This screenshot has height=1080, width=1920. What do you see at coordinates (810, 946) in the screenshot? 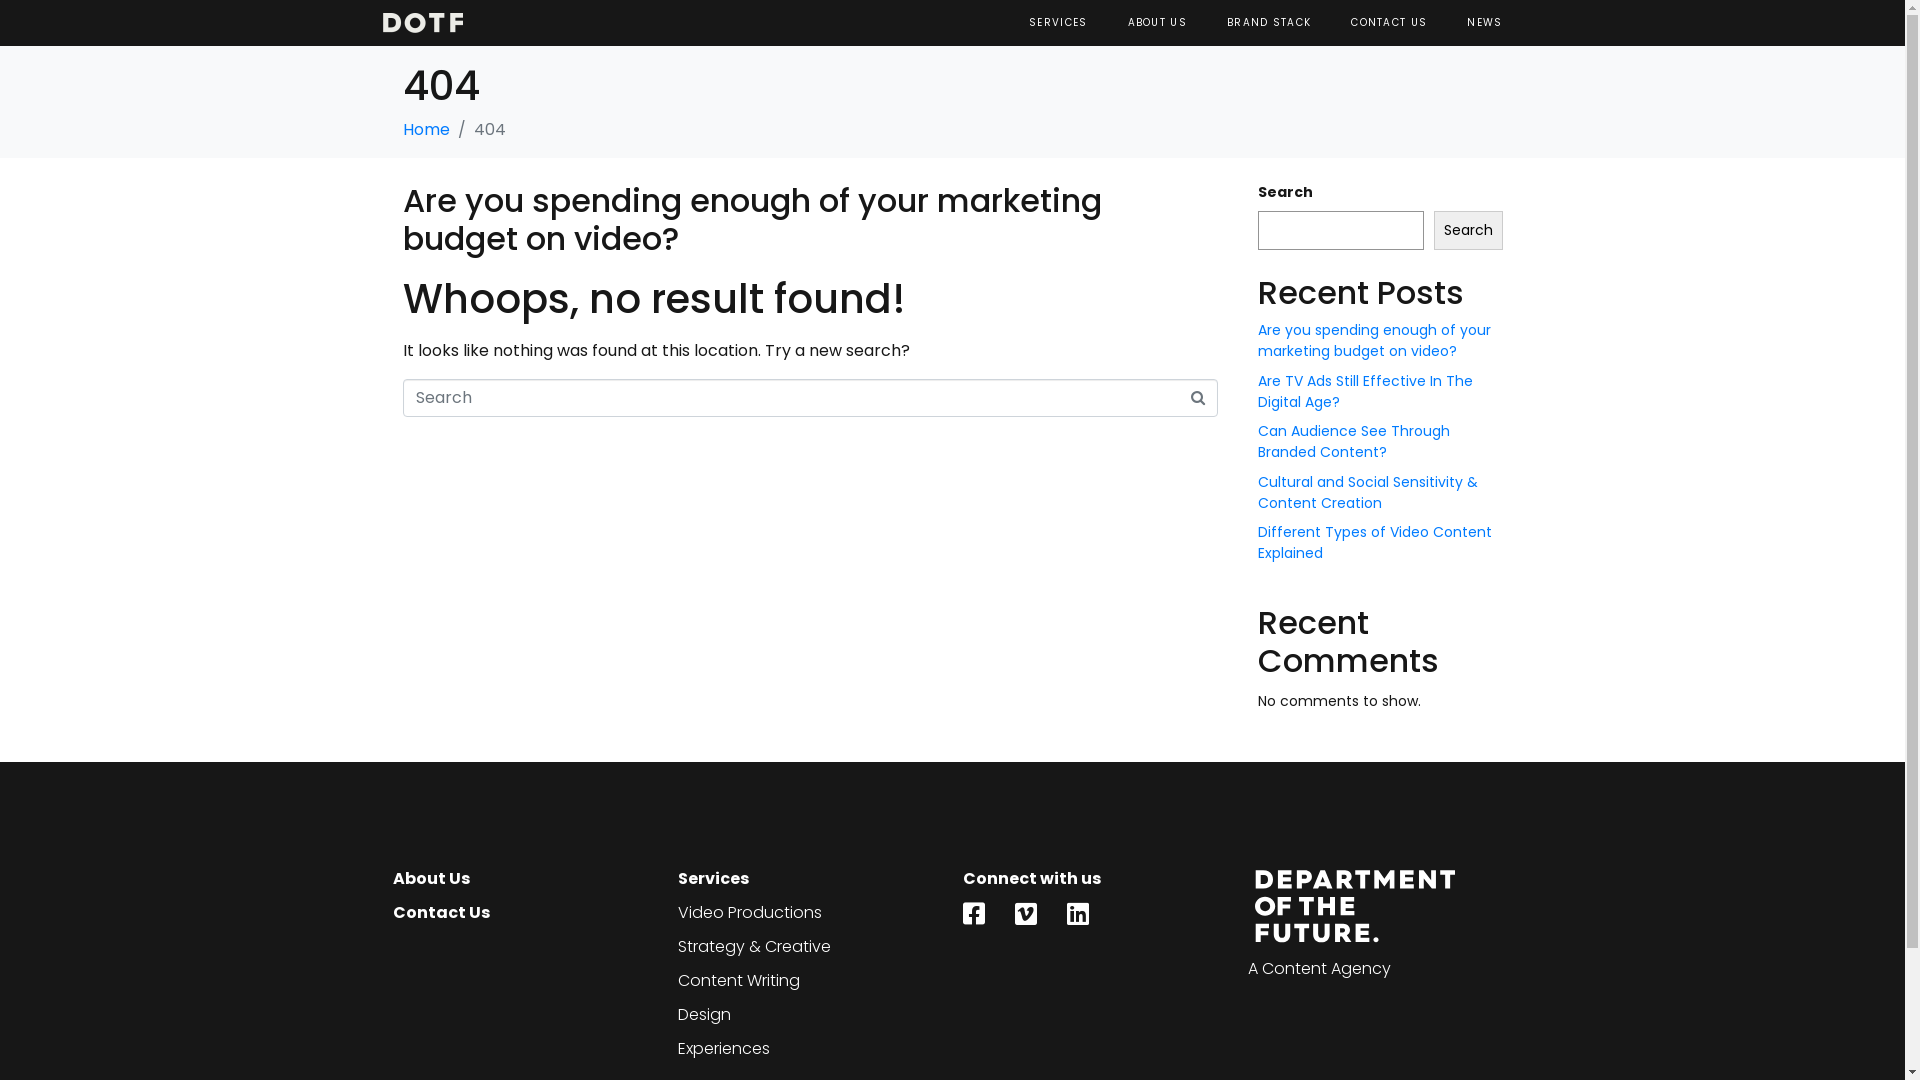
I see `'Strategy & Creative'` at bounding box center [810, 946].